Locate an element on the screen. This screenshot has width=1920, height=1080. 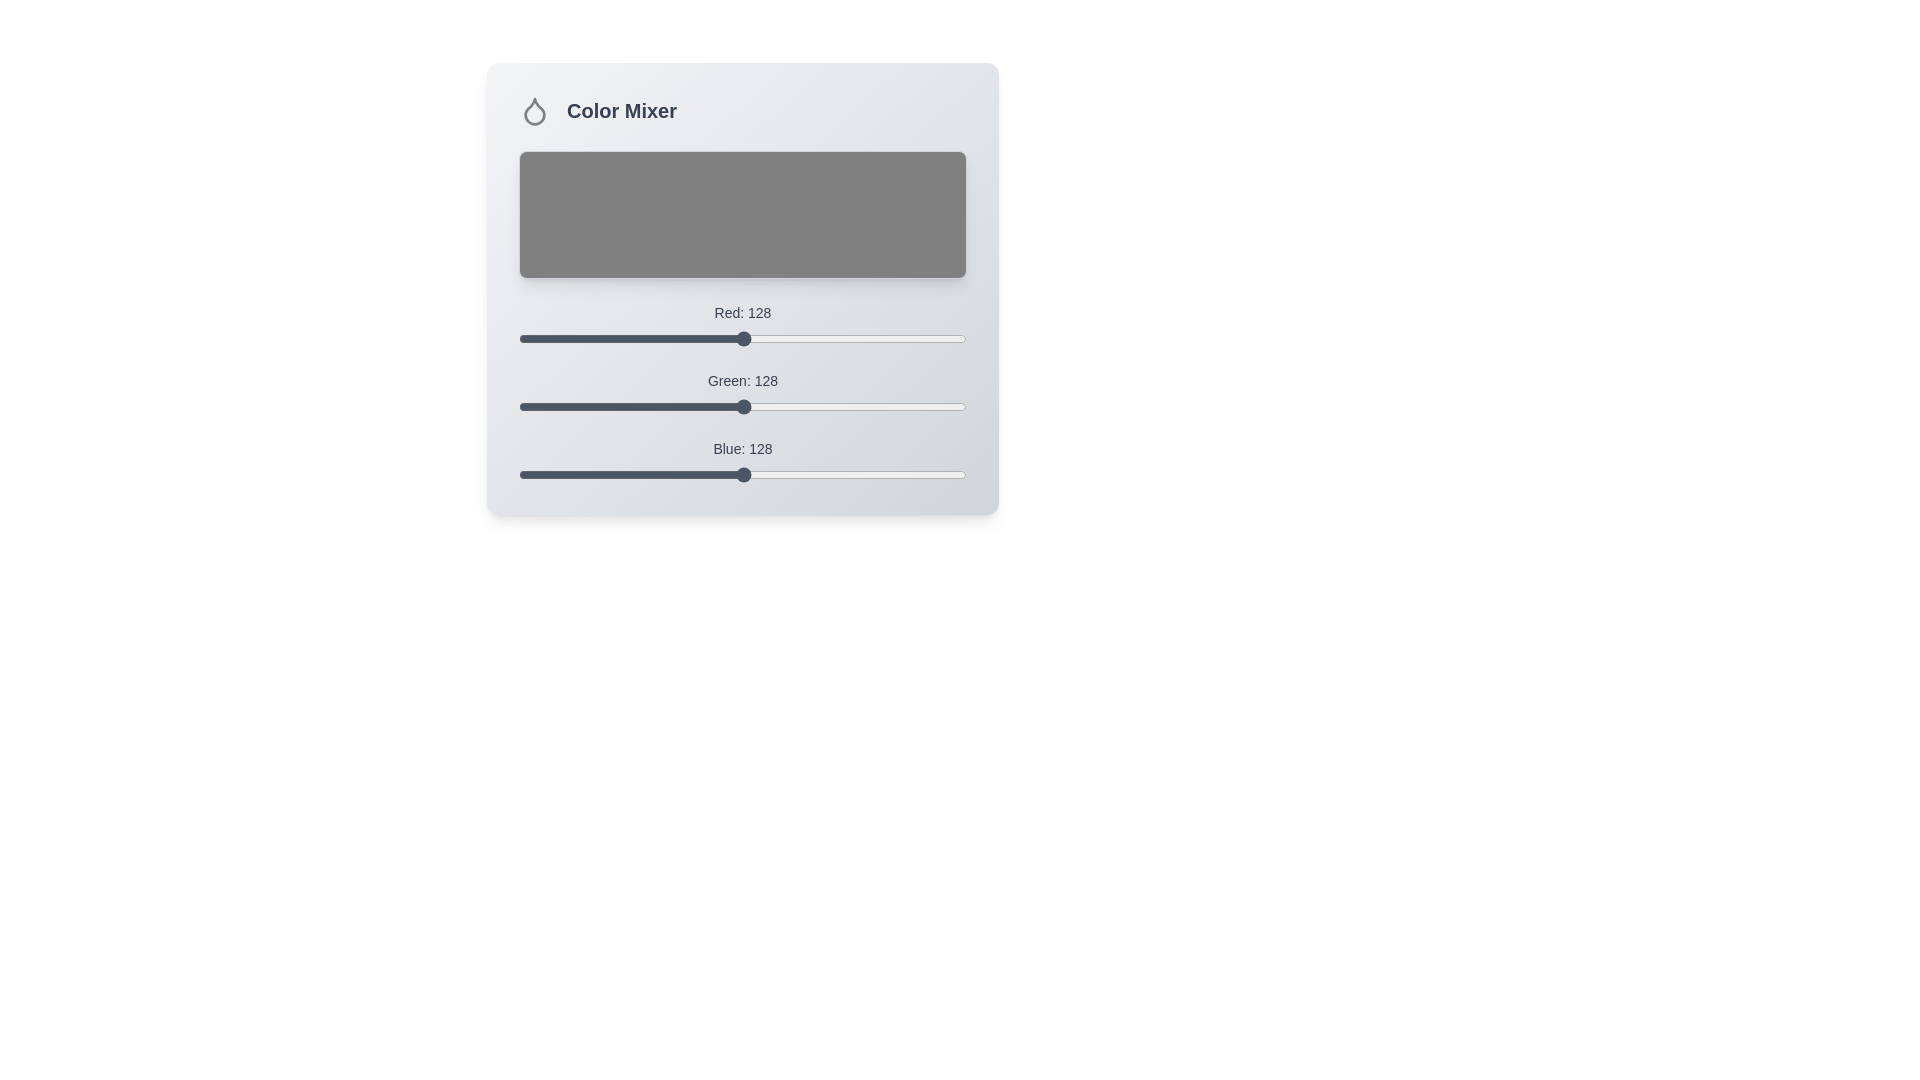
the 1 slider to 219 is located at coordinates (902, 398).